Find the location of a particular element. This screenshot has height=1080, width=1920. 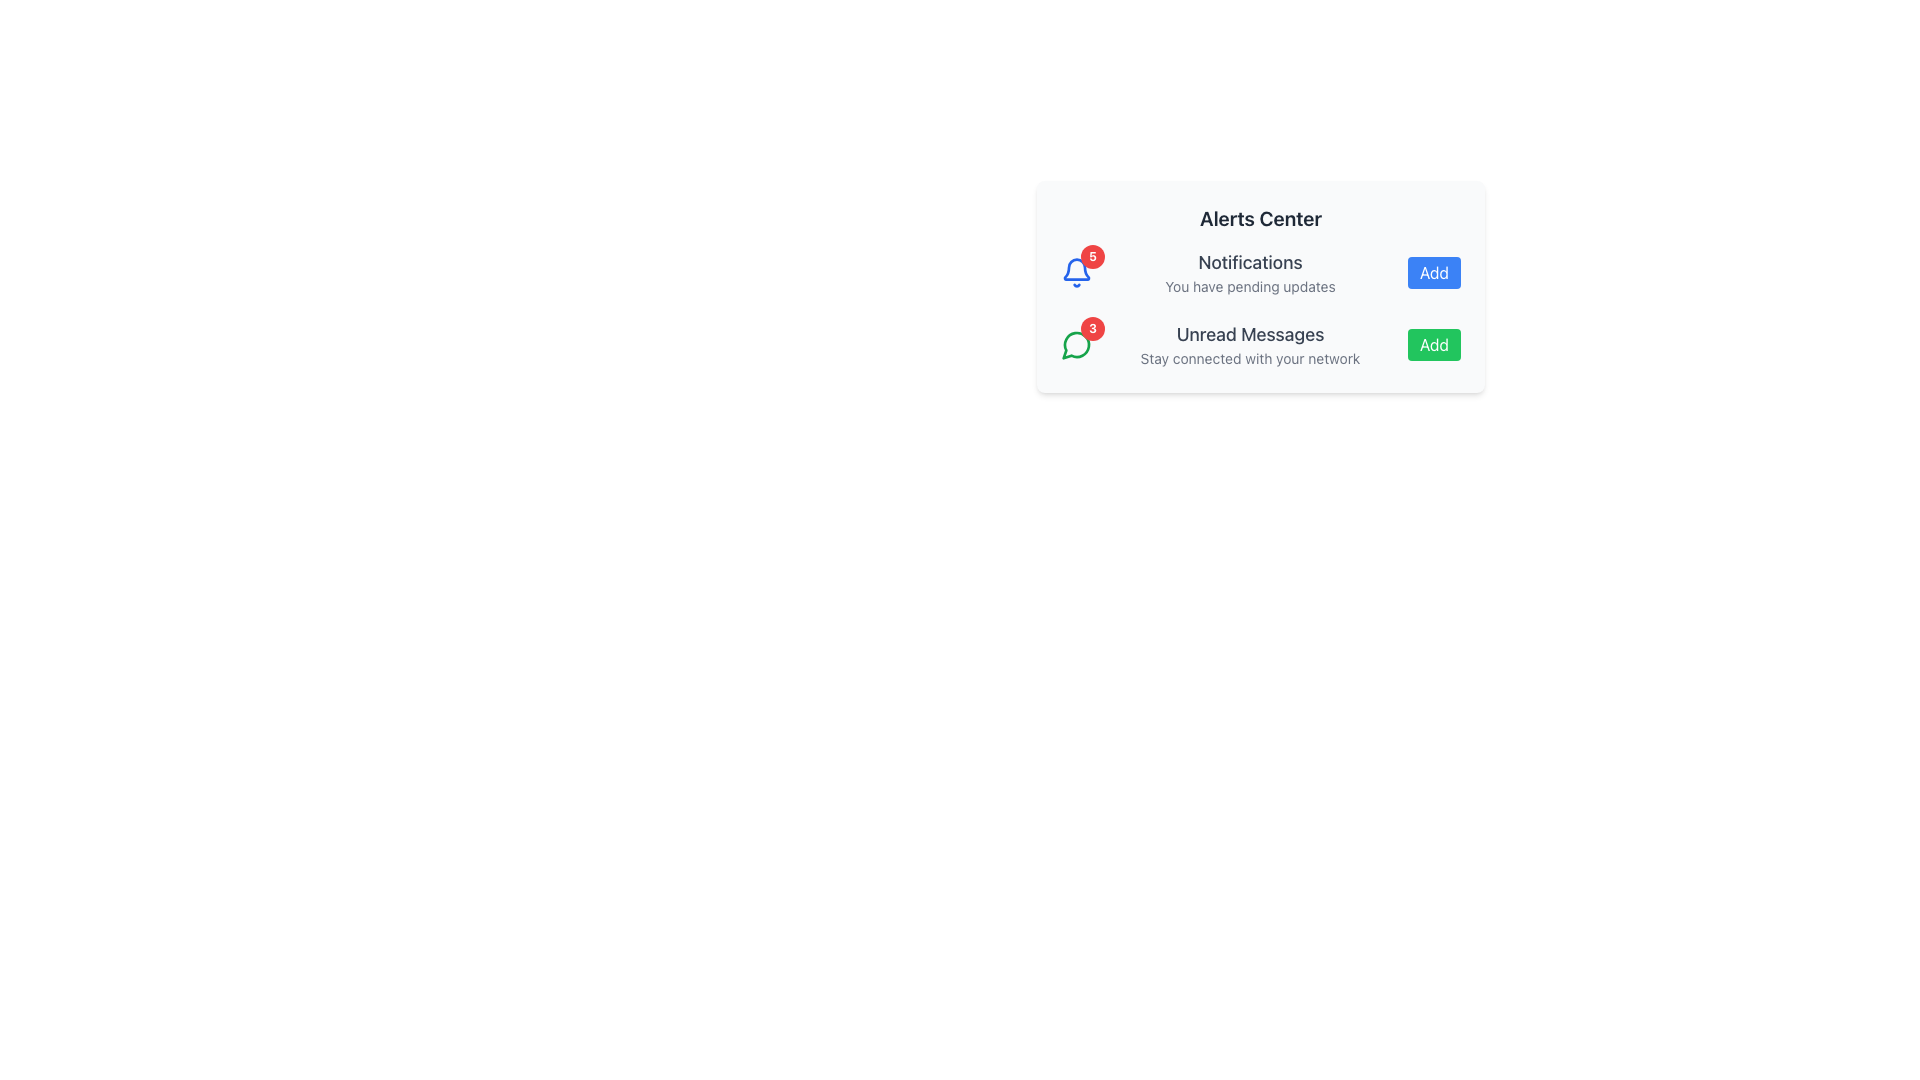

the 'Add' button located in the 'Notifications' section of the 'Alerts Center' card to experience its hover effect is located at coordinates (1433, 273).